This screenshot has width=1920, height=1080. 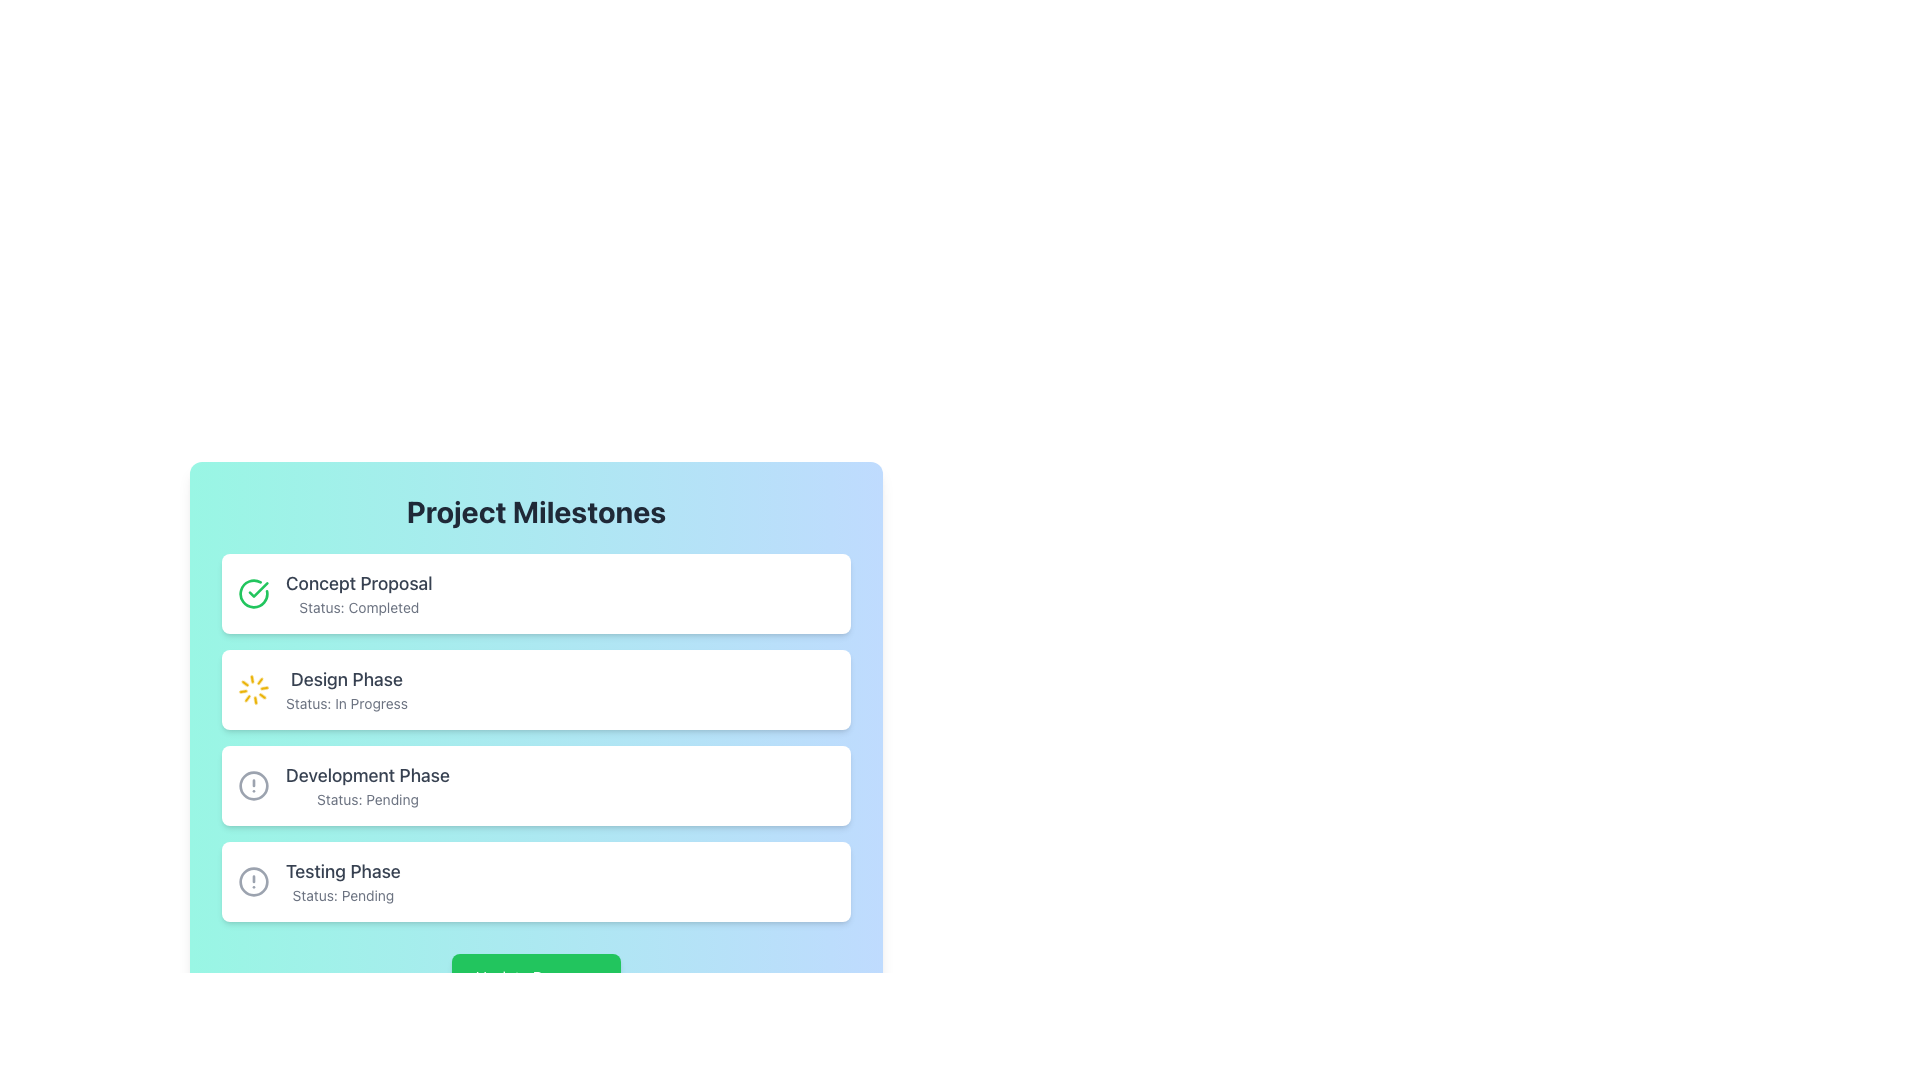 What do you see at coordinates (346, 678) in the screenshot?
I see `the 'Design Phase' text label, which is styled in bold medium grey and positioned in the second milestone box from the top, above the 'Status: In Progress' text` at bounding box center [346, 678].